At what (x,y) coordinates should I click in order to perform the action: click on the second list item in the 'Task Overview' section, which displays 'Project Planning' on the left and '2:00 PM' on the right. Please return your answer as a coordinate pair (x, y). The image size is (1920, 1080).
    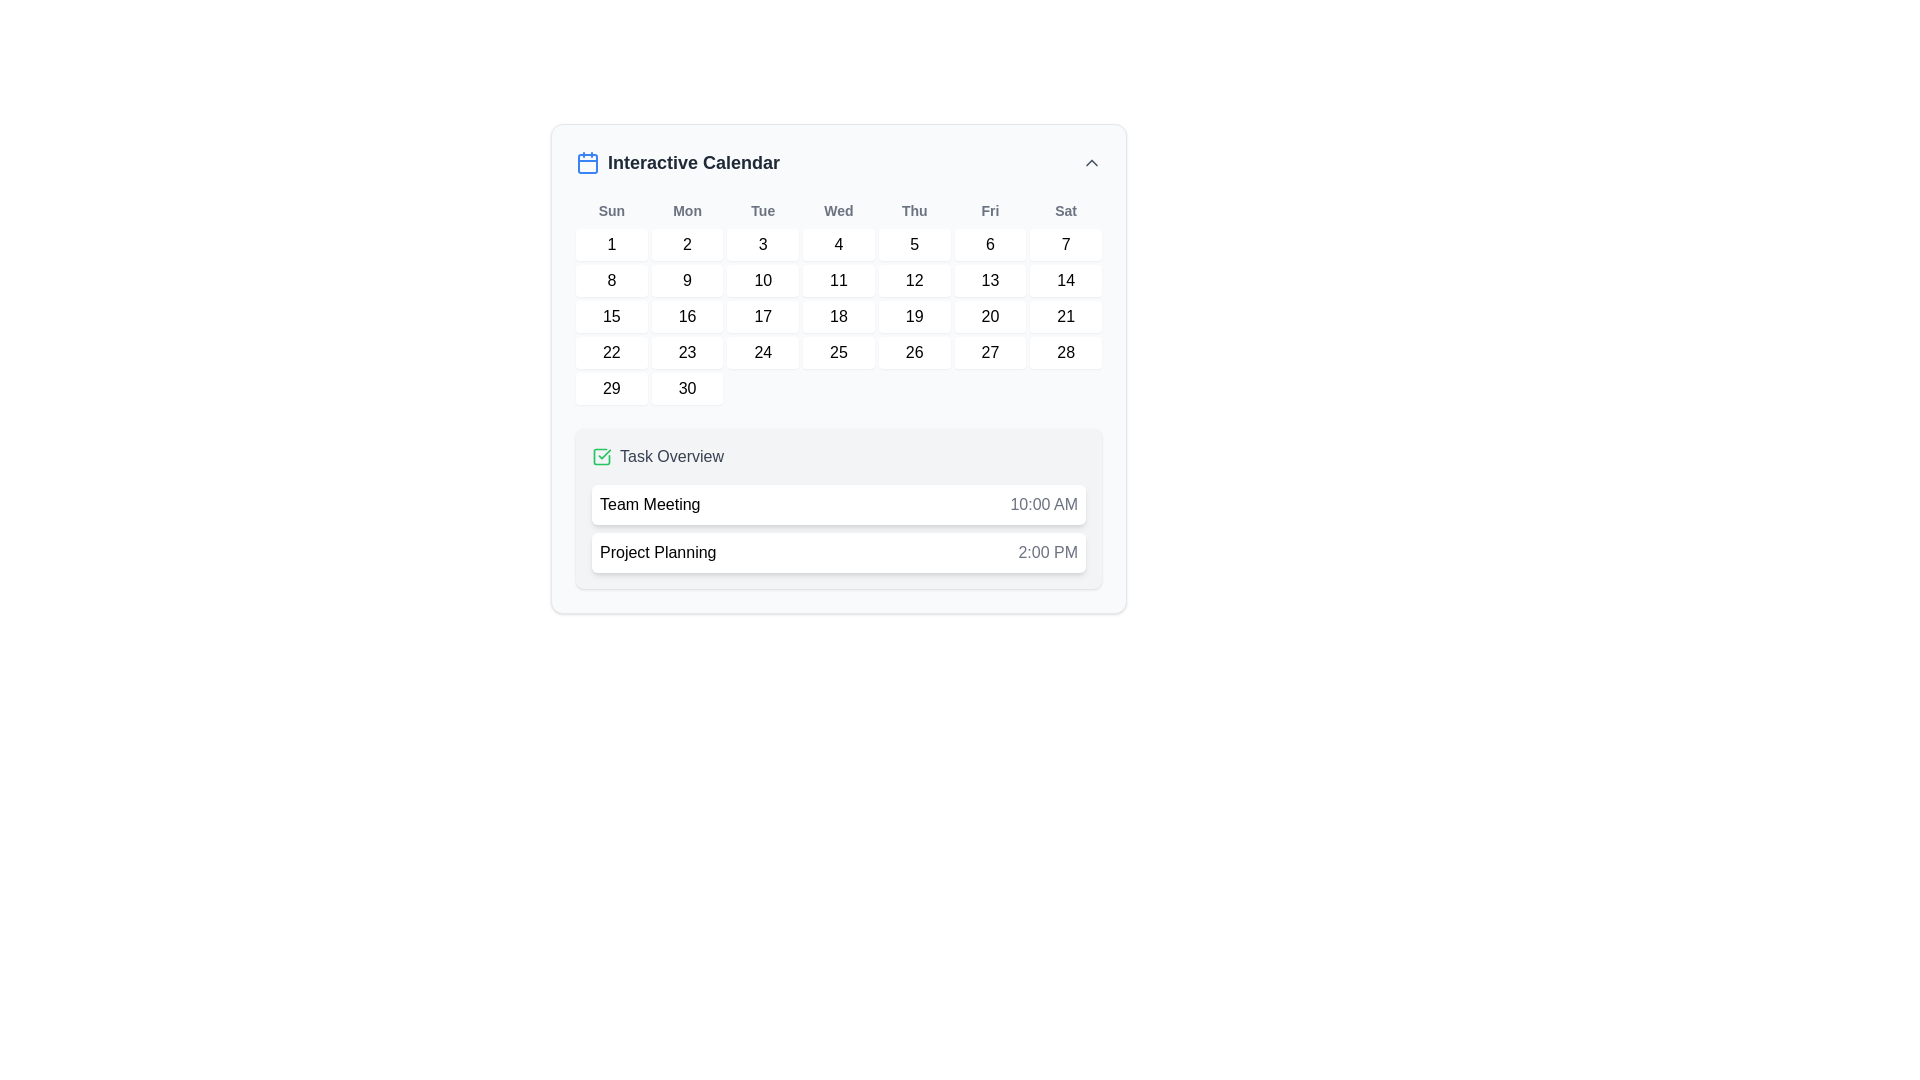
    Looking at the image, I should click on (839, 552).